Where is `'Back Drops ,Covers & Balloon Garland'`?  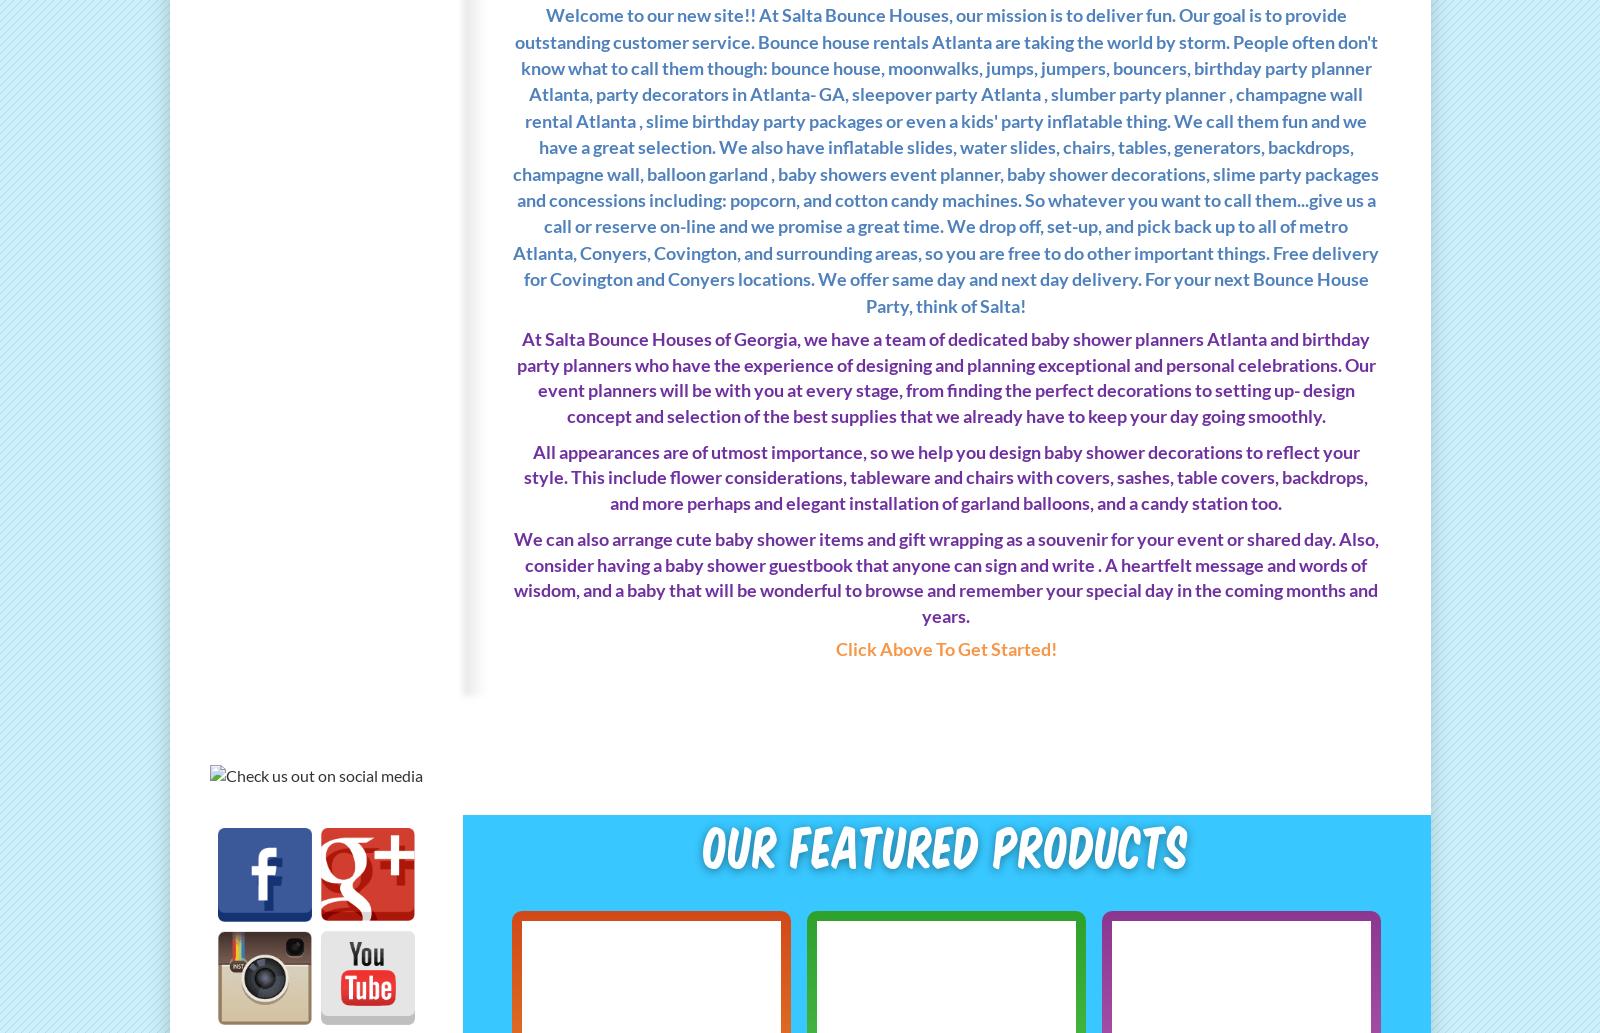 'Back Drops ,Covers & Balloon Garland' is located at coordinates (319, 55).